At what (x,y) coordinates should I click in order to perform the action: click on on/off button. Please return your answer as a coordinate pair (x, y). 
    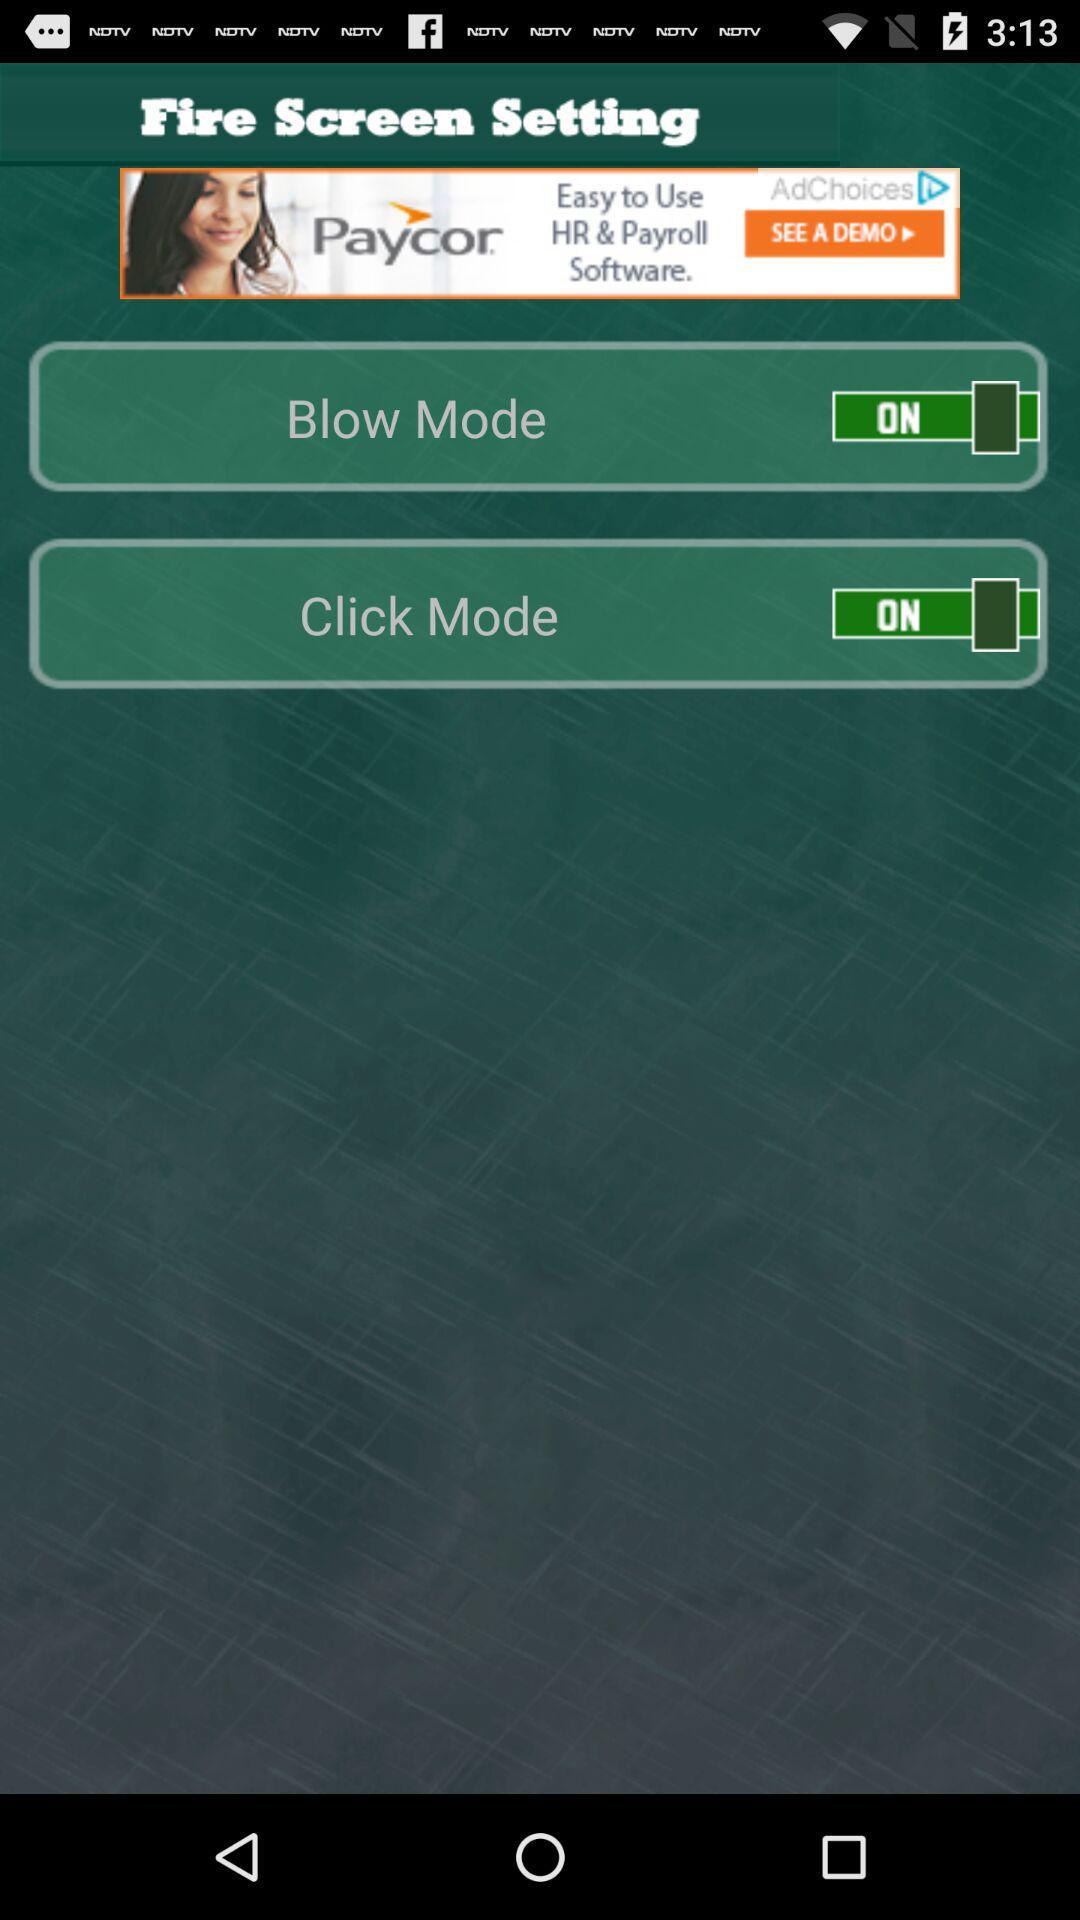
    Looking at the image, I should click on (936, 613).